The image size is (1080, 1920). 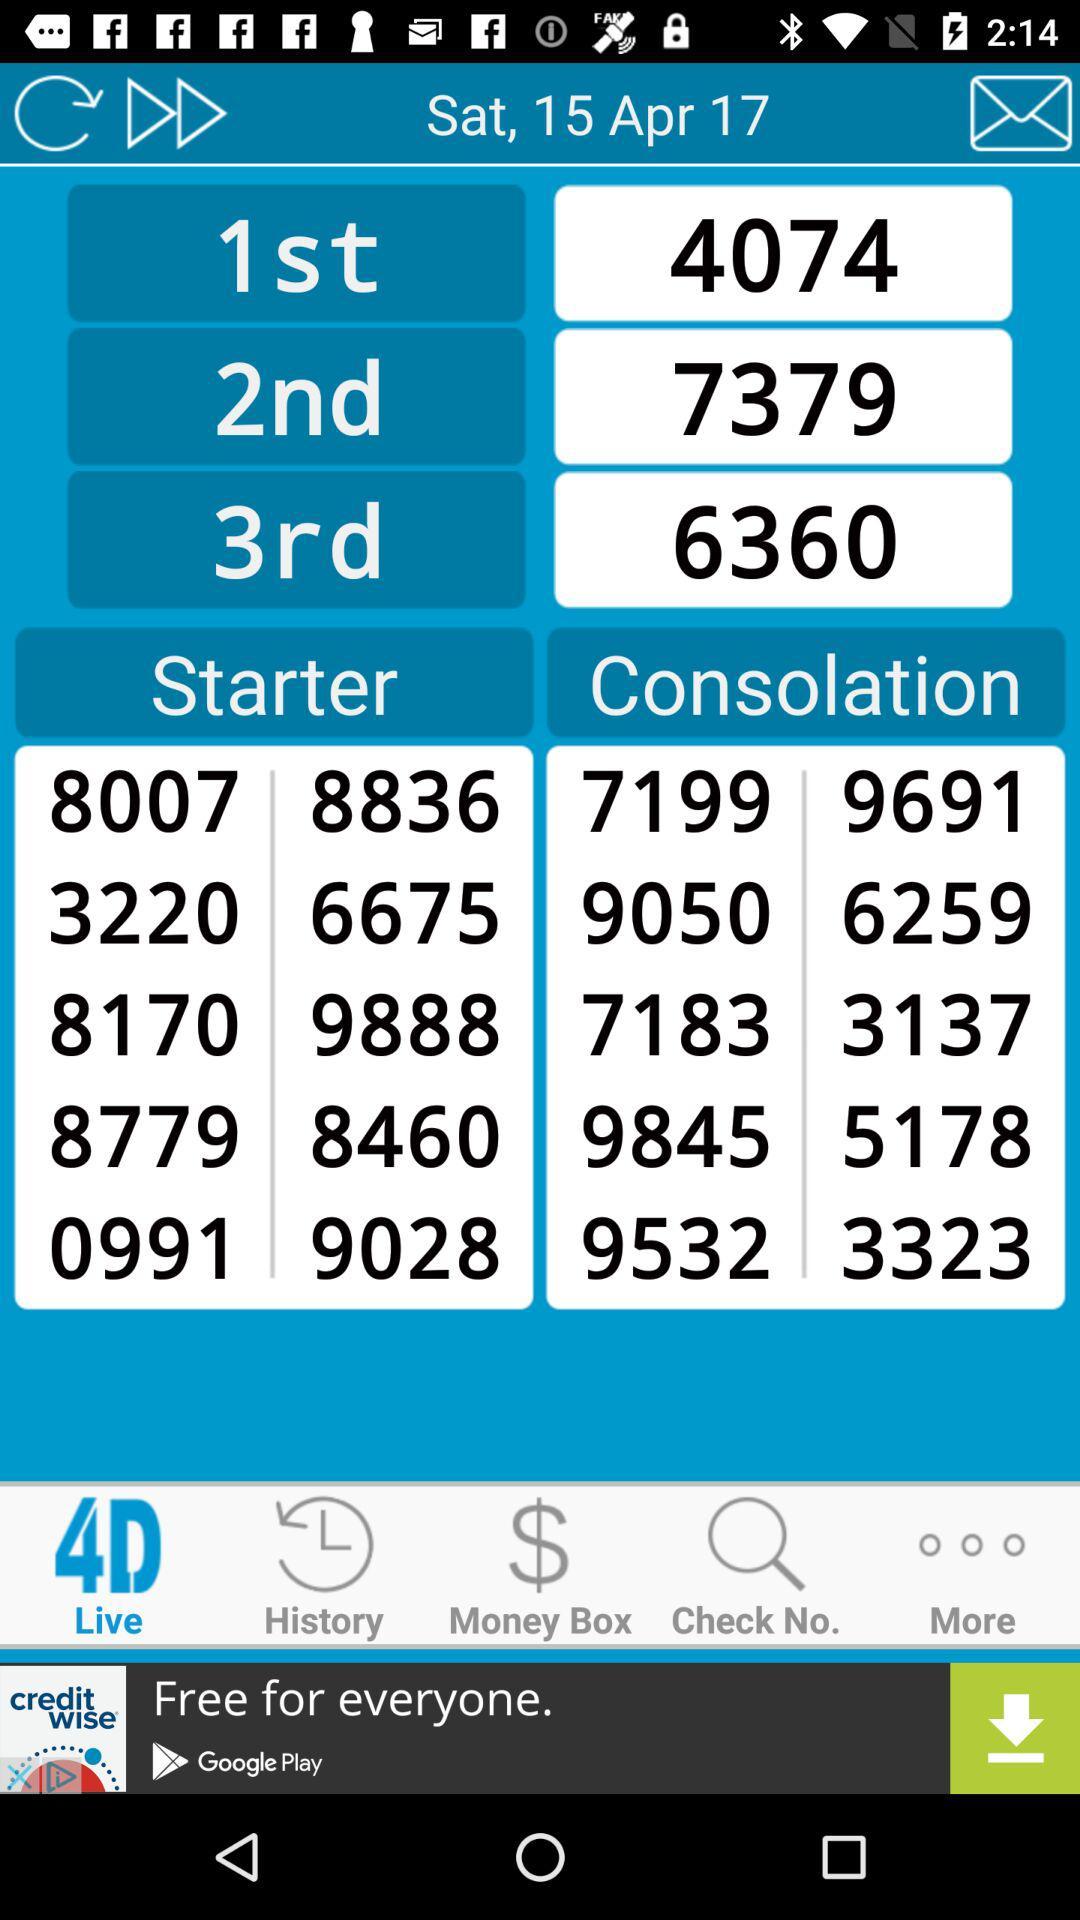 I want to click on connect to advertisement, so click(x=540, y=1727).